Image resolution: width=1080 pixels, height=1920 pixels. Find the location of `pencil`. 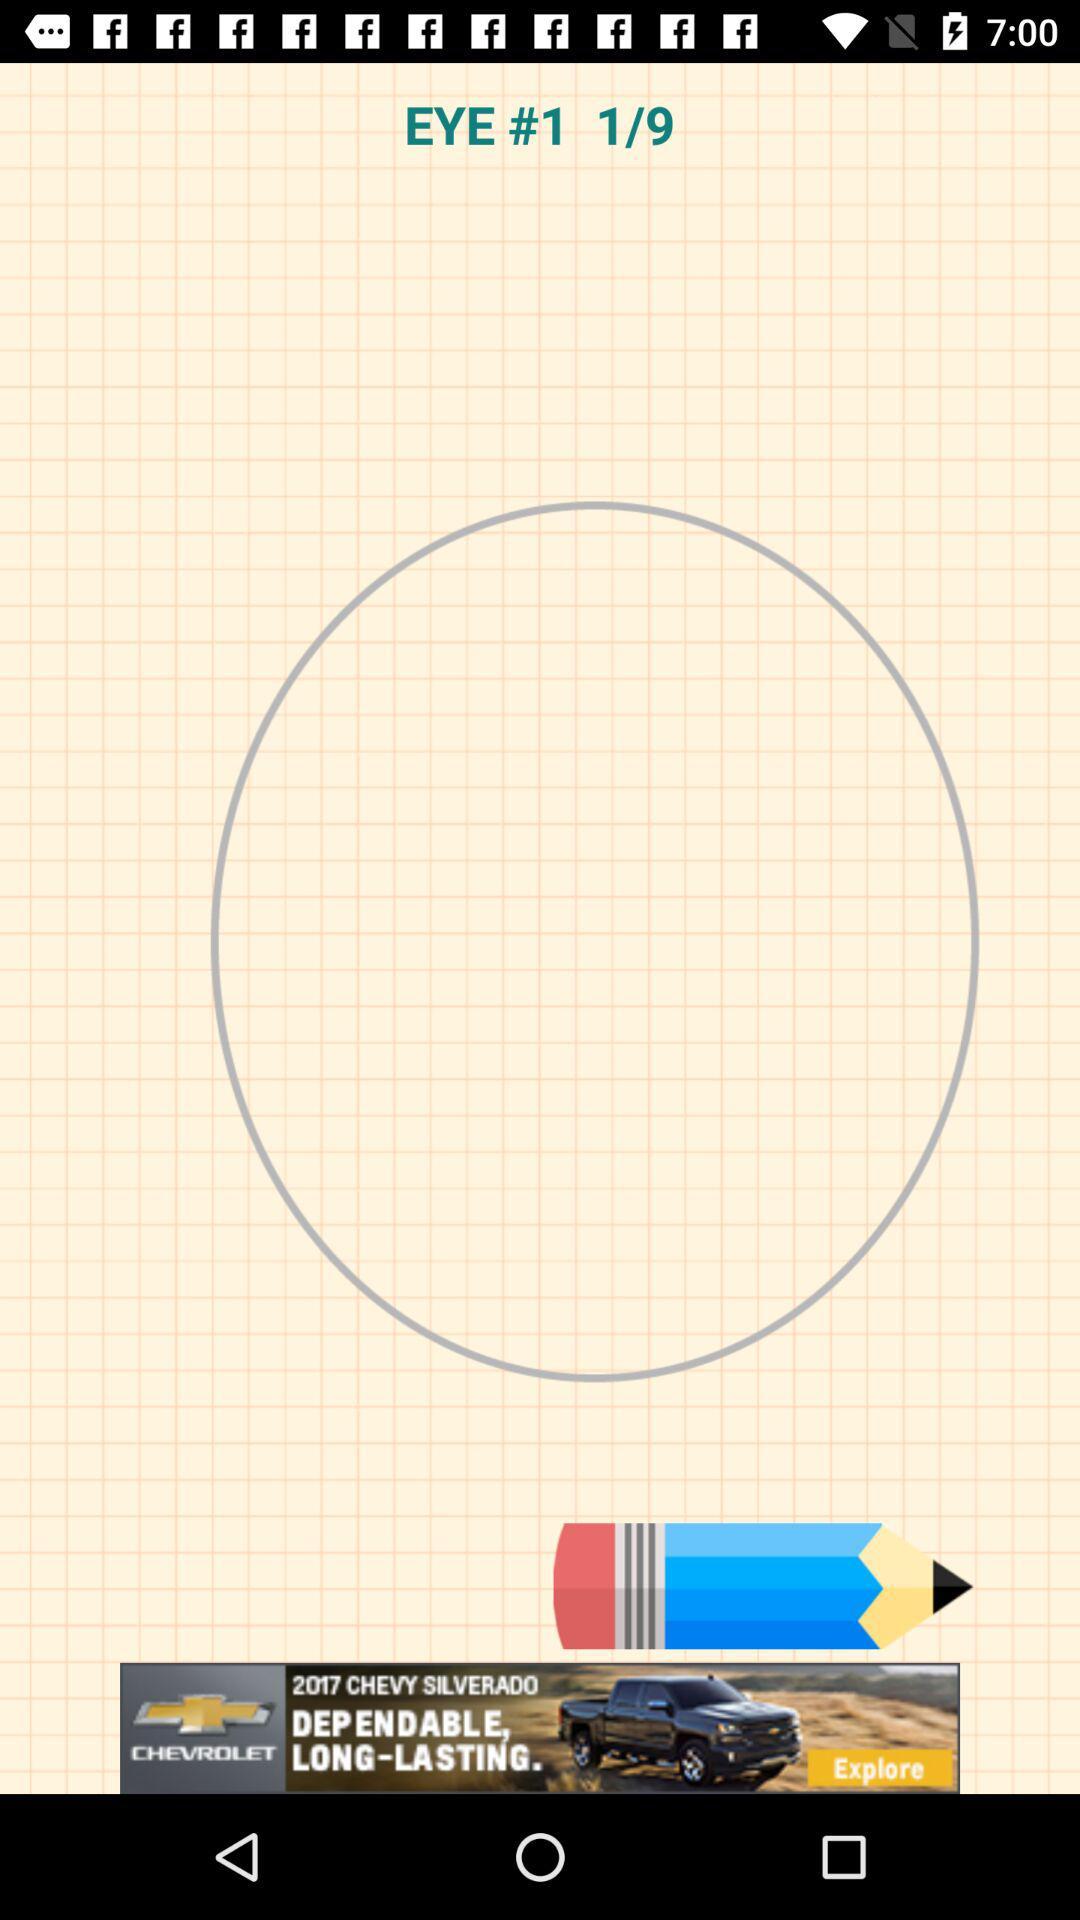

pencil is located at coordinates (763, 1585).